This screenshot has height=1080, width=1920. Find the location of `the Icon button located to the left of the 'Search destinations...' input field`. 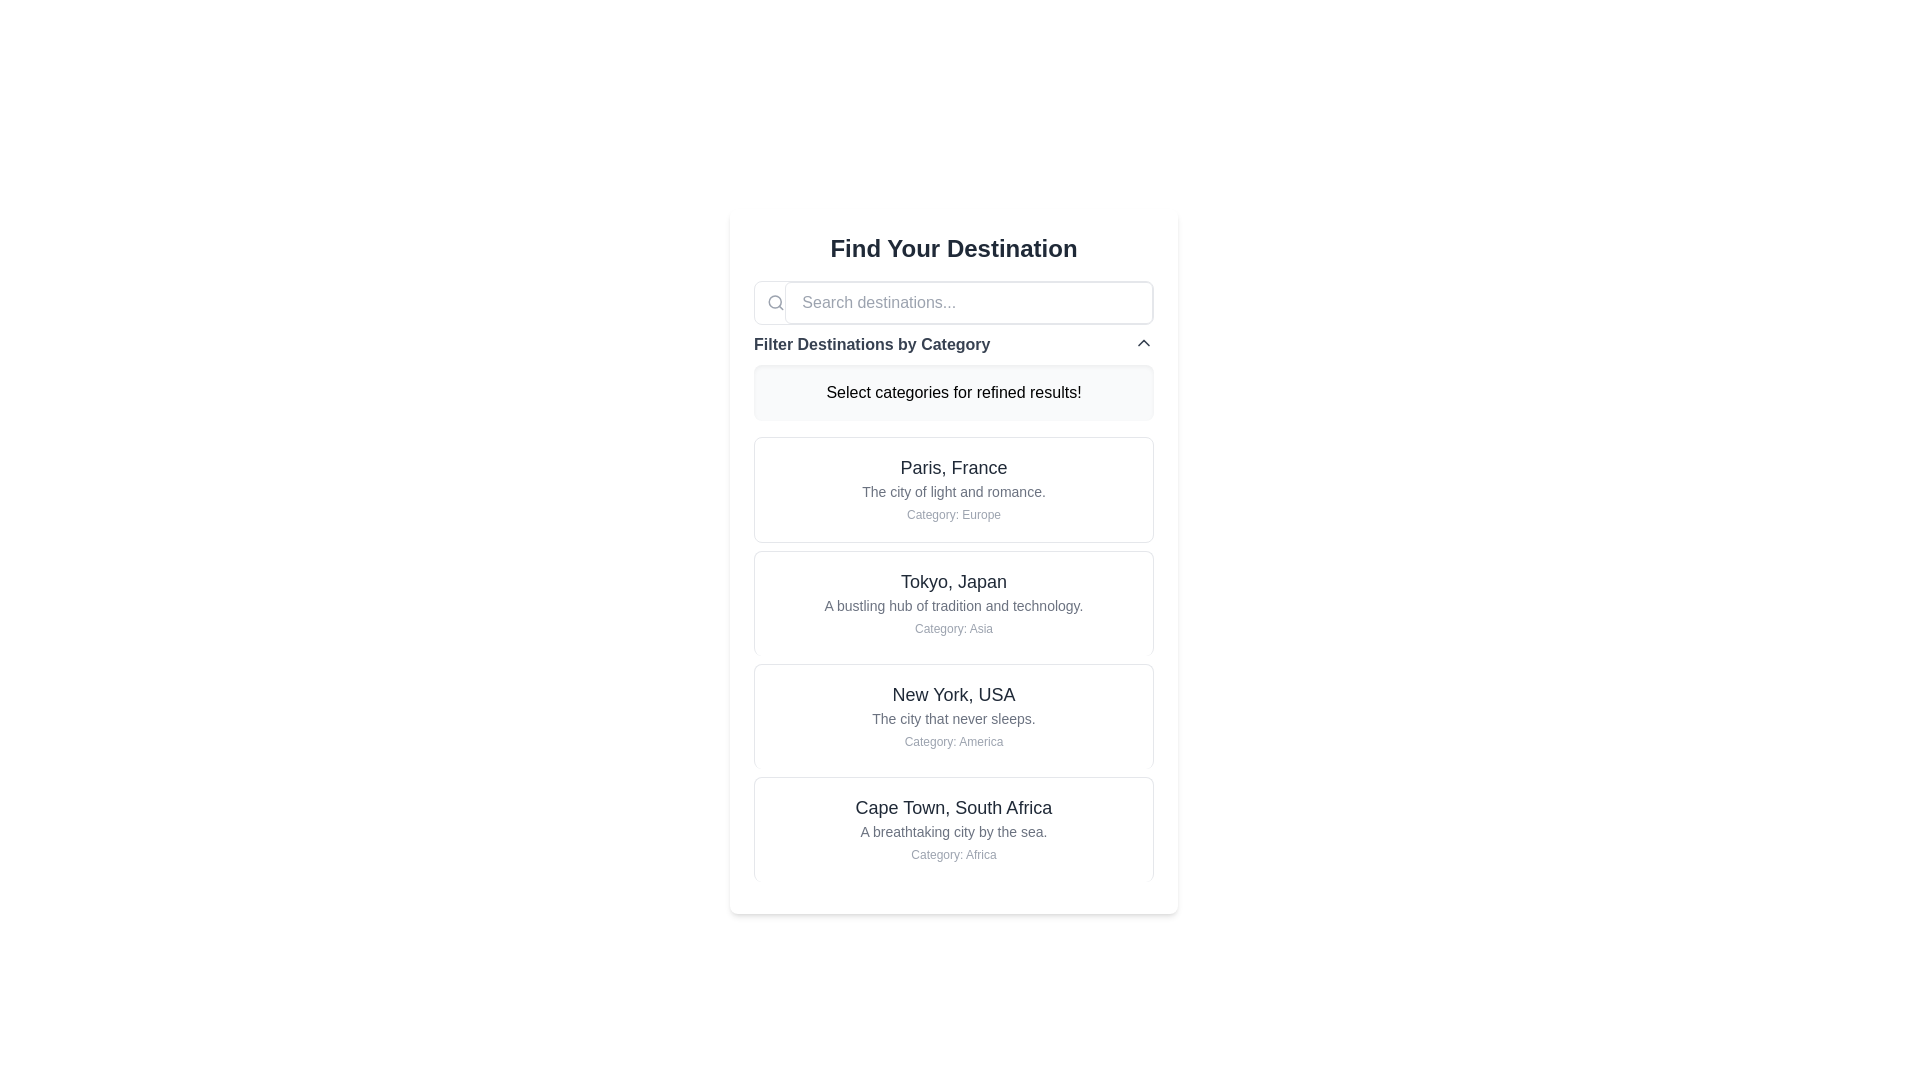

the Icon button located to the left of the 'Search destinations...' input field is located at coordinates (775, 303).